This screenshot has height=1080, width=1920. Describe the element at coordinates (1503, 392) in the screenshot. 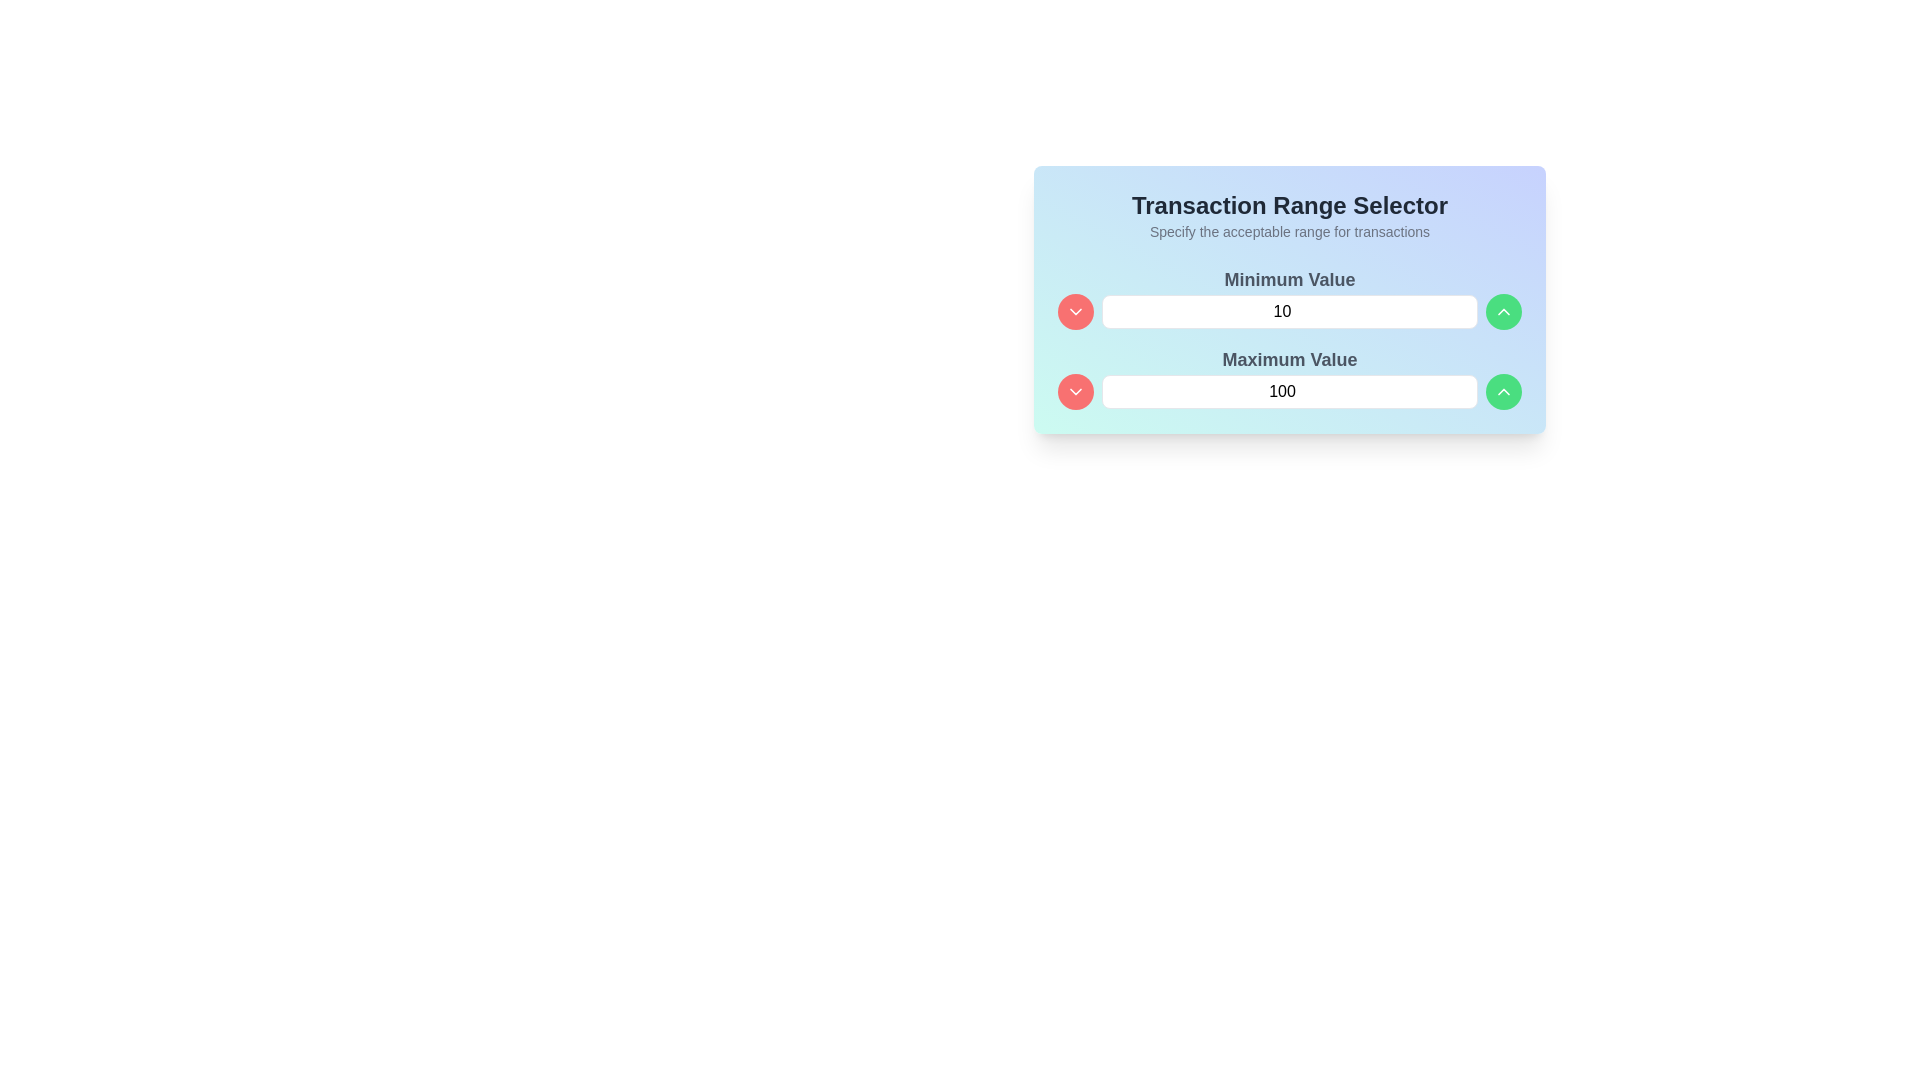

I see `the increment button located at the far-right end of the component group to observe hover feedback` at that location.